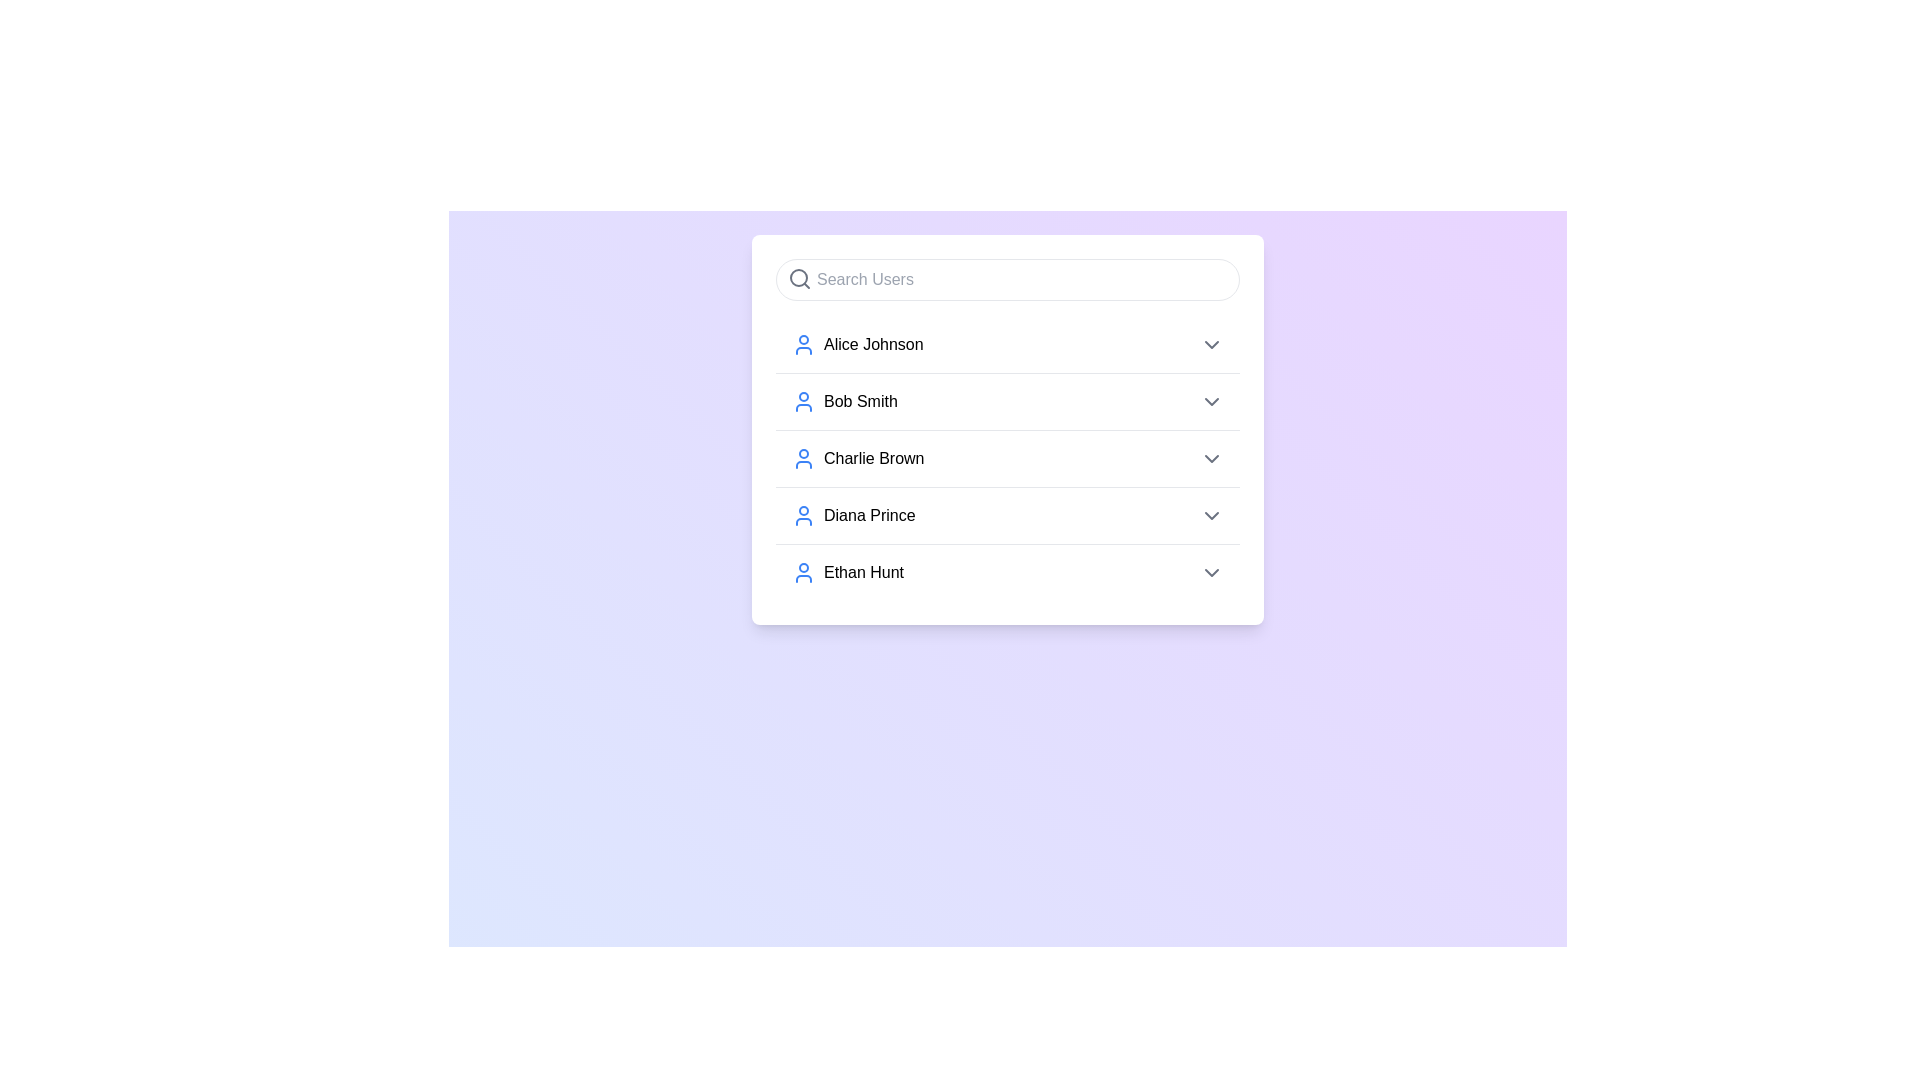  What do you see at coordinates (857, 343) in the screenshot?
I see `on the text label 'Alice Johnson' which is the first user item in the dropdown menu, located below the 'Search Users' input field, alongside a blue user icon` at bounding box center [857, 343].